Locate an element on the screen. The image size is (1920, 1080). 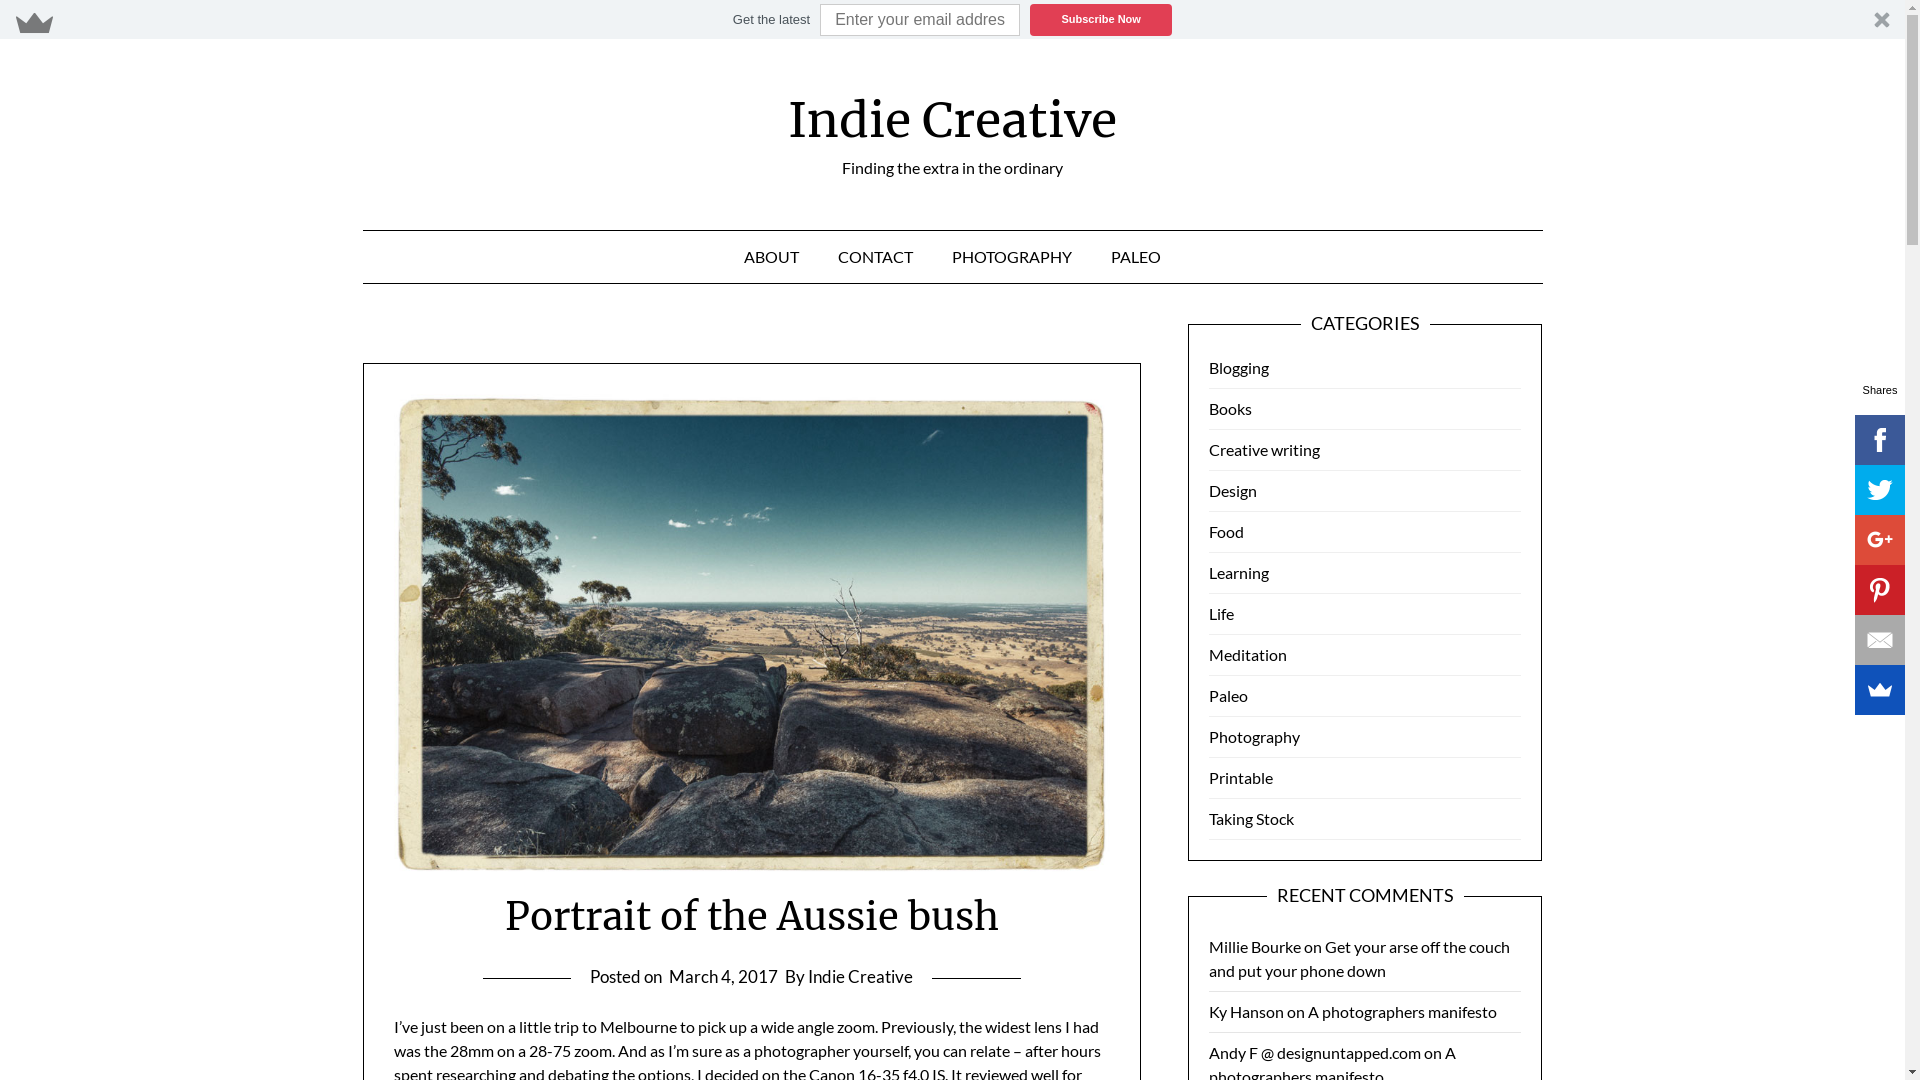
'Email' is located at coordinates (1853, 640).